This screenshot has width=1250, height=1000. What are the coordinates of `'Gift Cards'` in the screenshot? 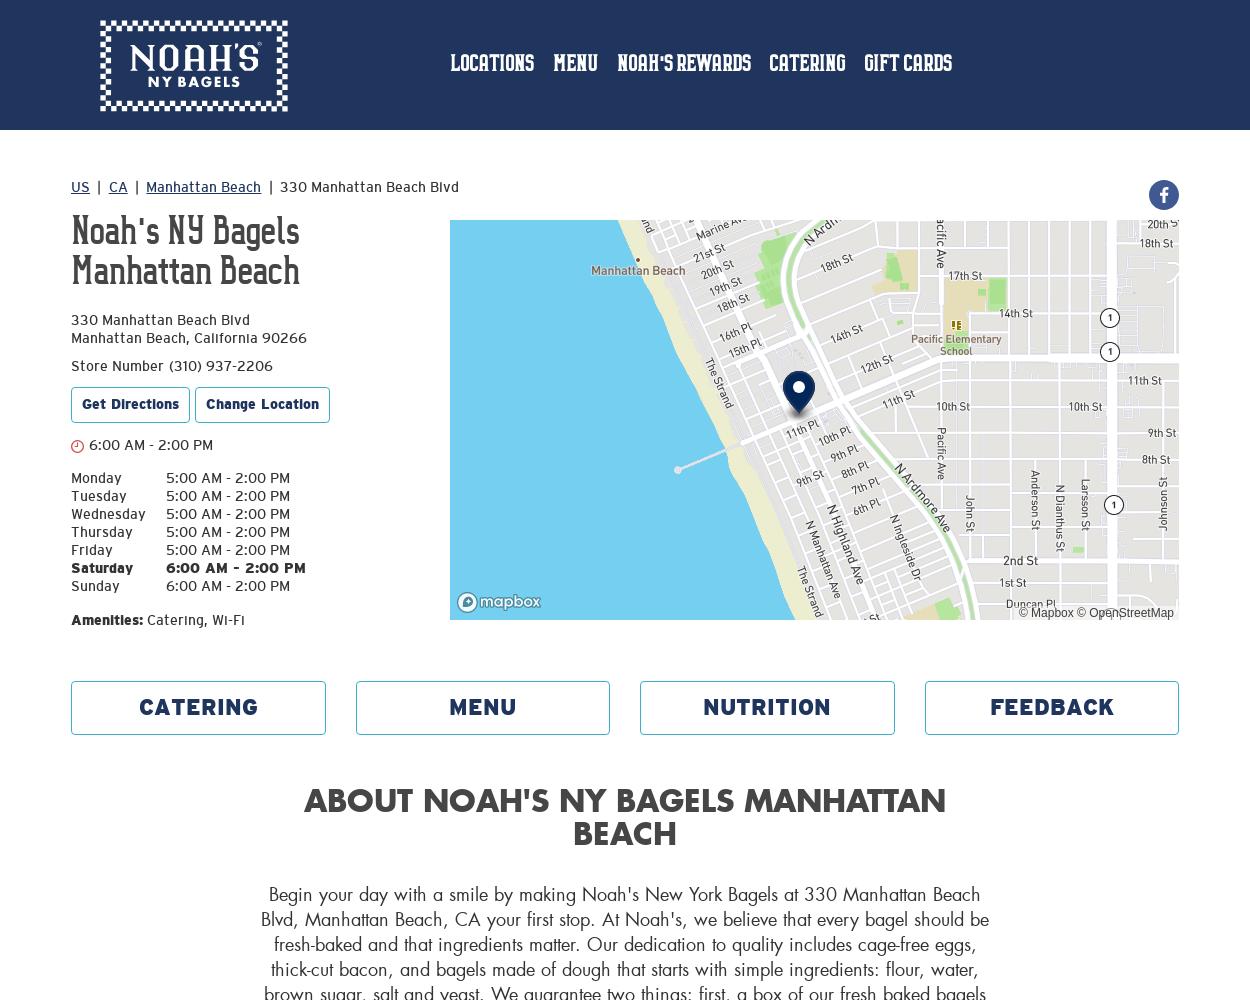 It's located at (907, 62).